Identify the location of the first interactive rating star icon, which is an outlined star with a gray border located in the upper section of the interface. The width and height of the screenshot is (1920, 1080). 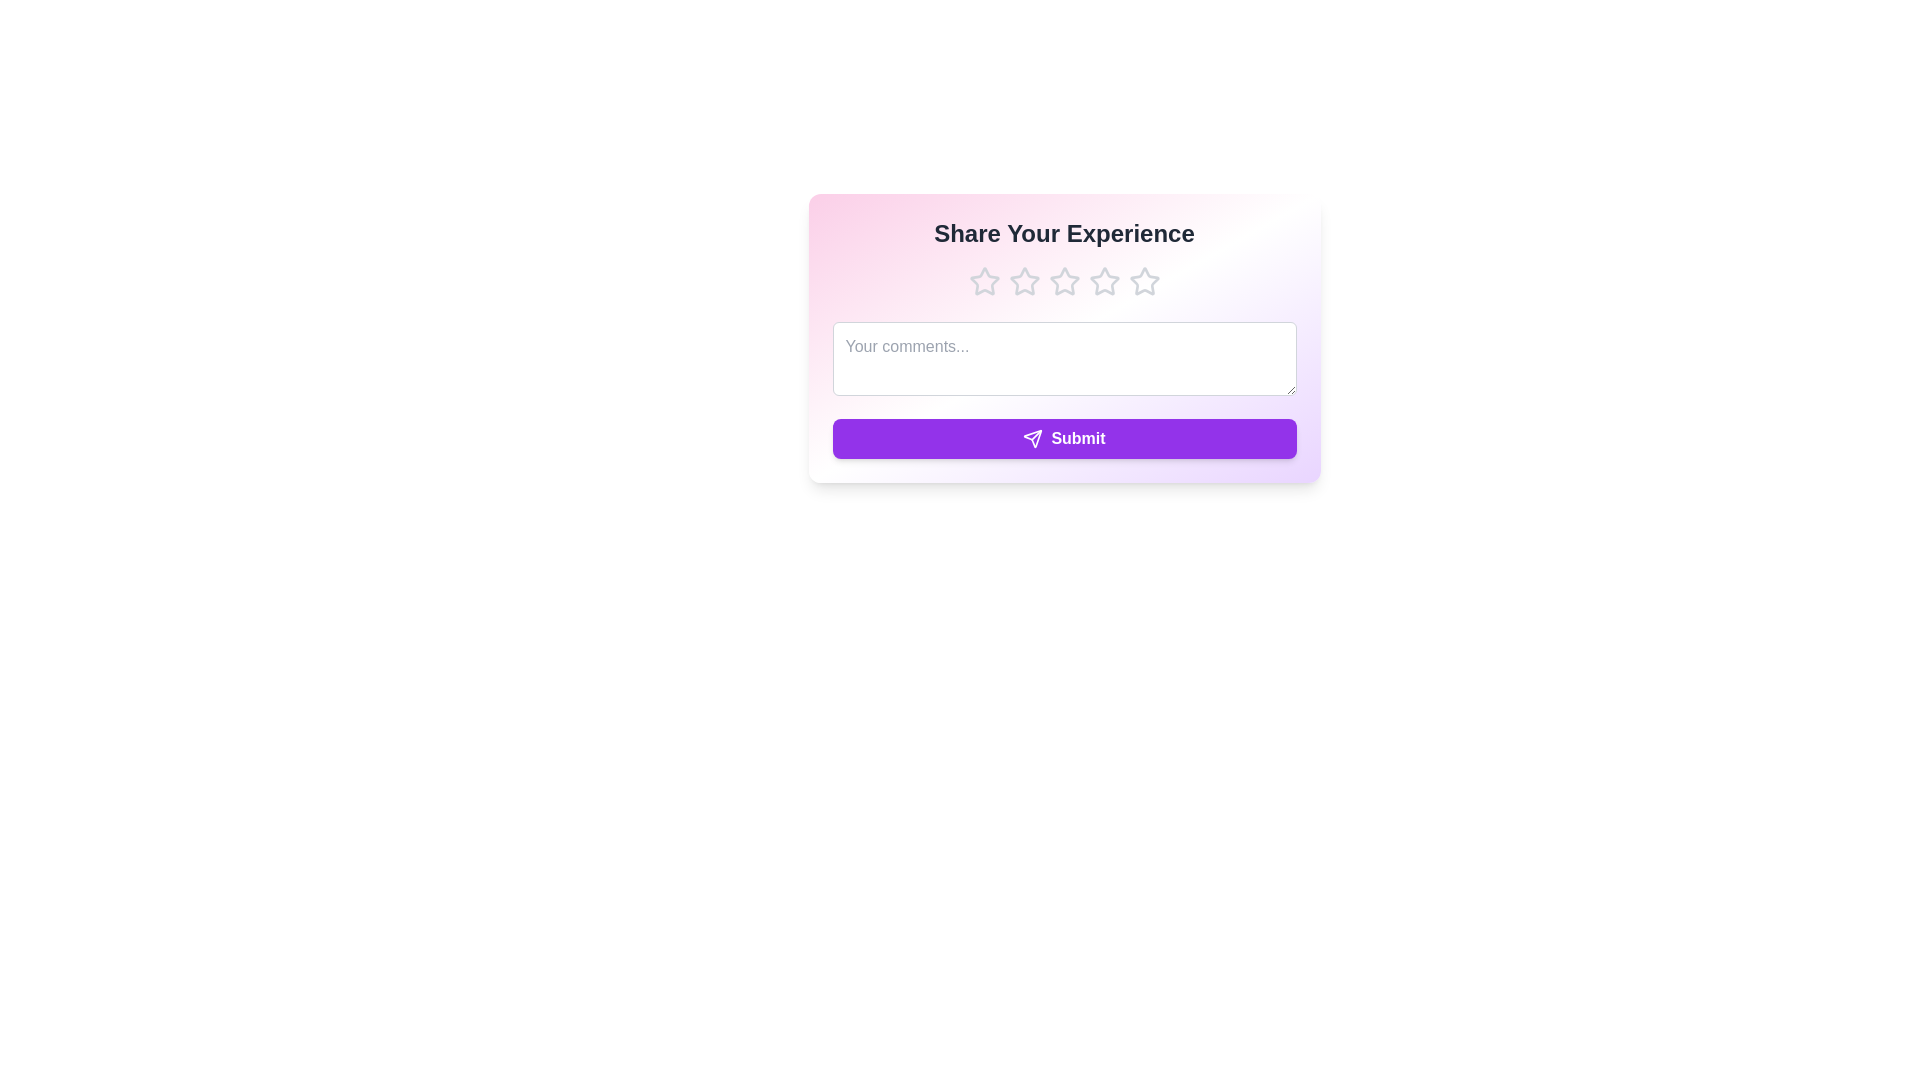
(984, 281).